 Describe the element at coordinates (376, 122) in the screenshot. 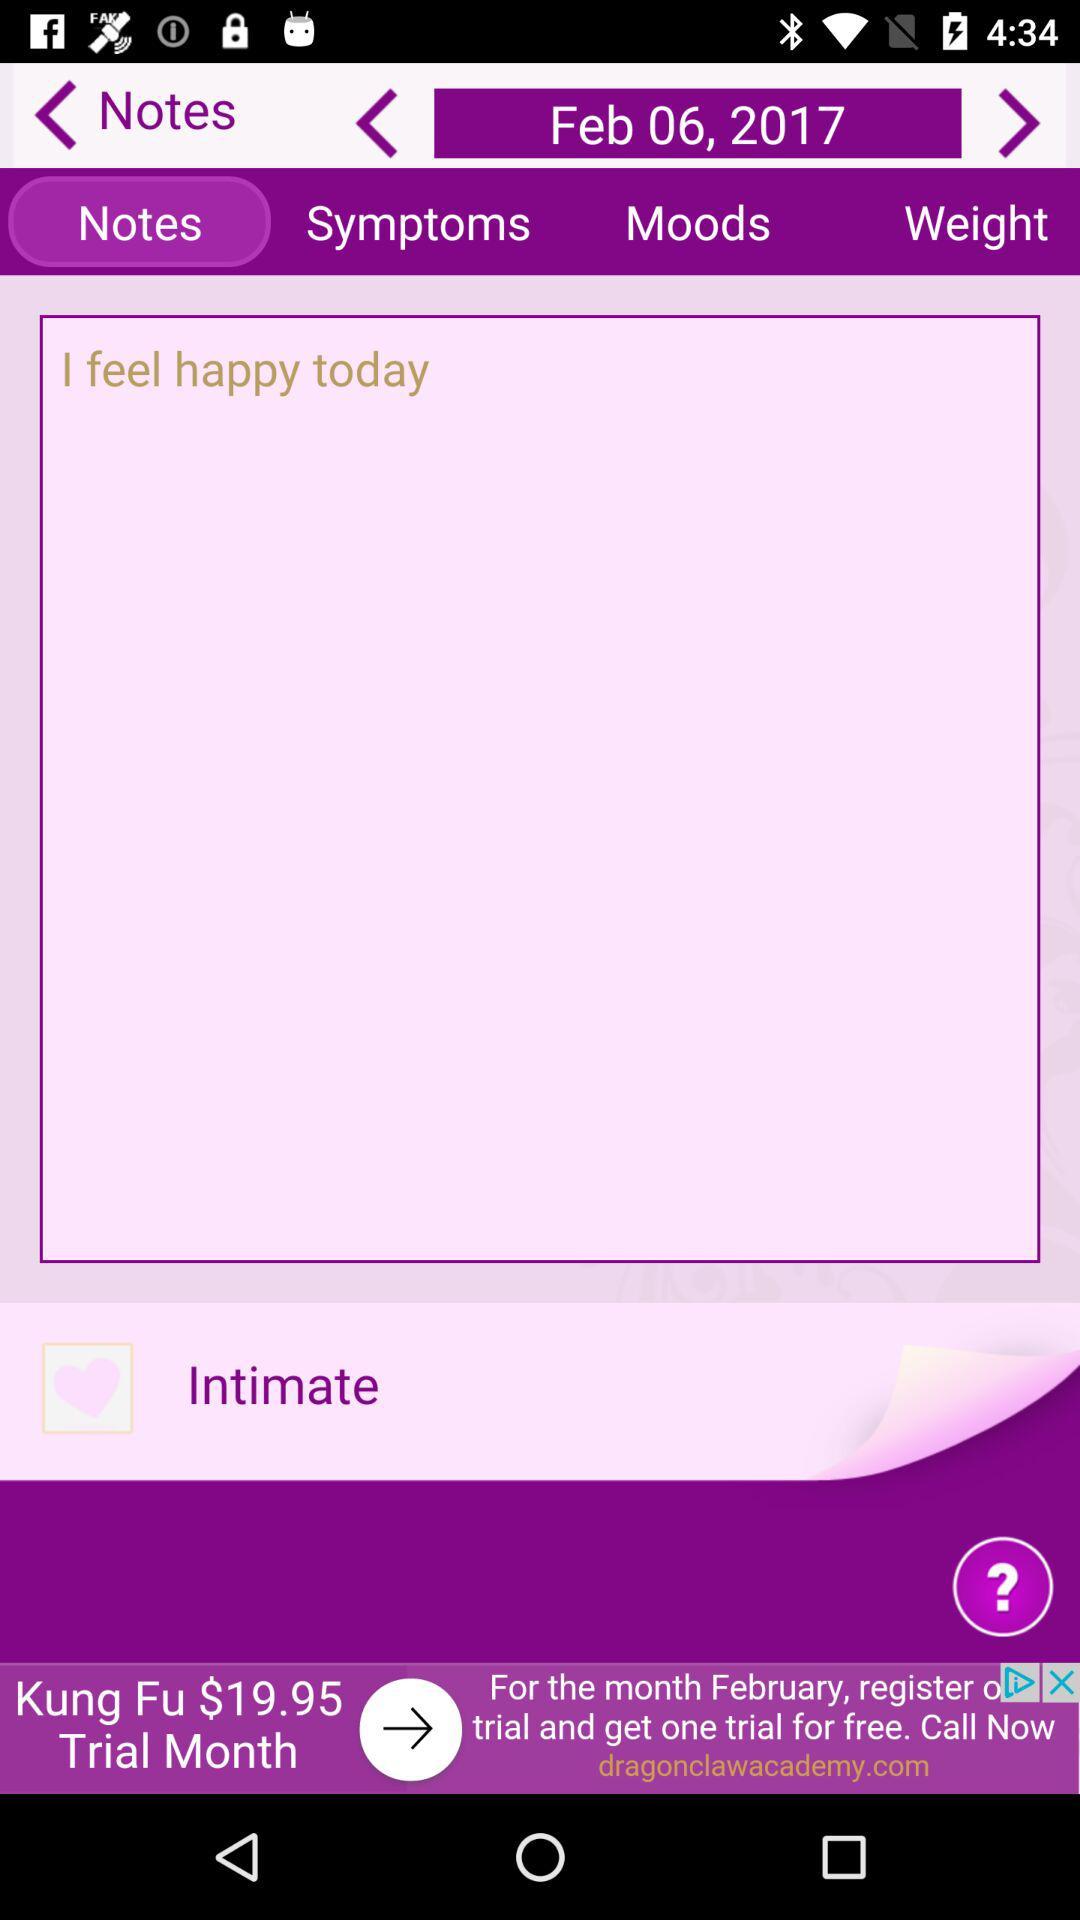

I see `the arrow_backward icon` at that location.